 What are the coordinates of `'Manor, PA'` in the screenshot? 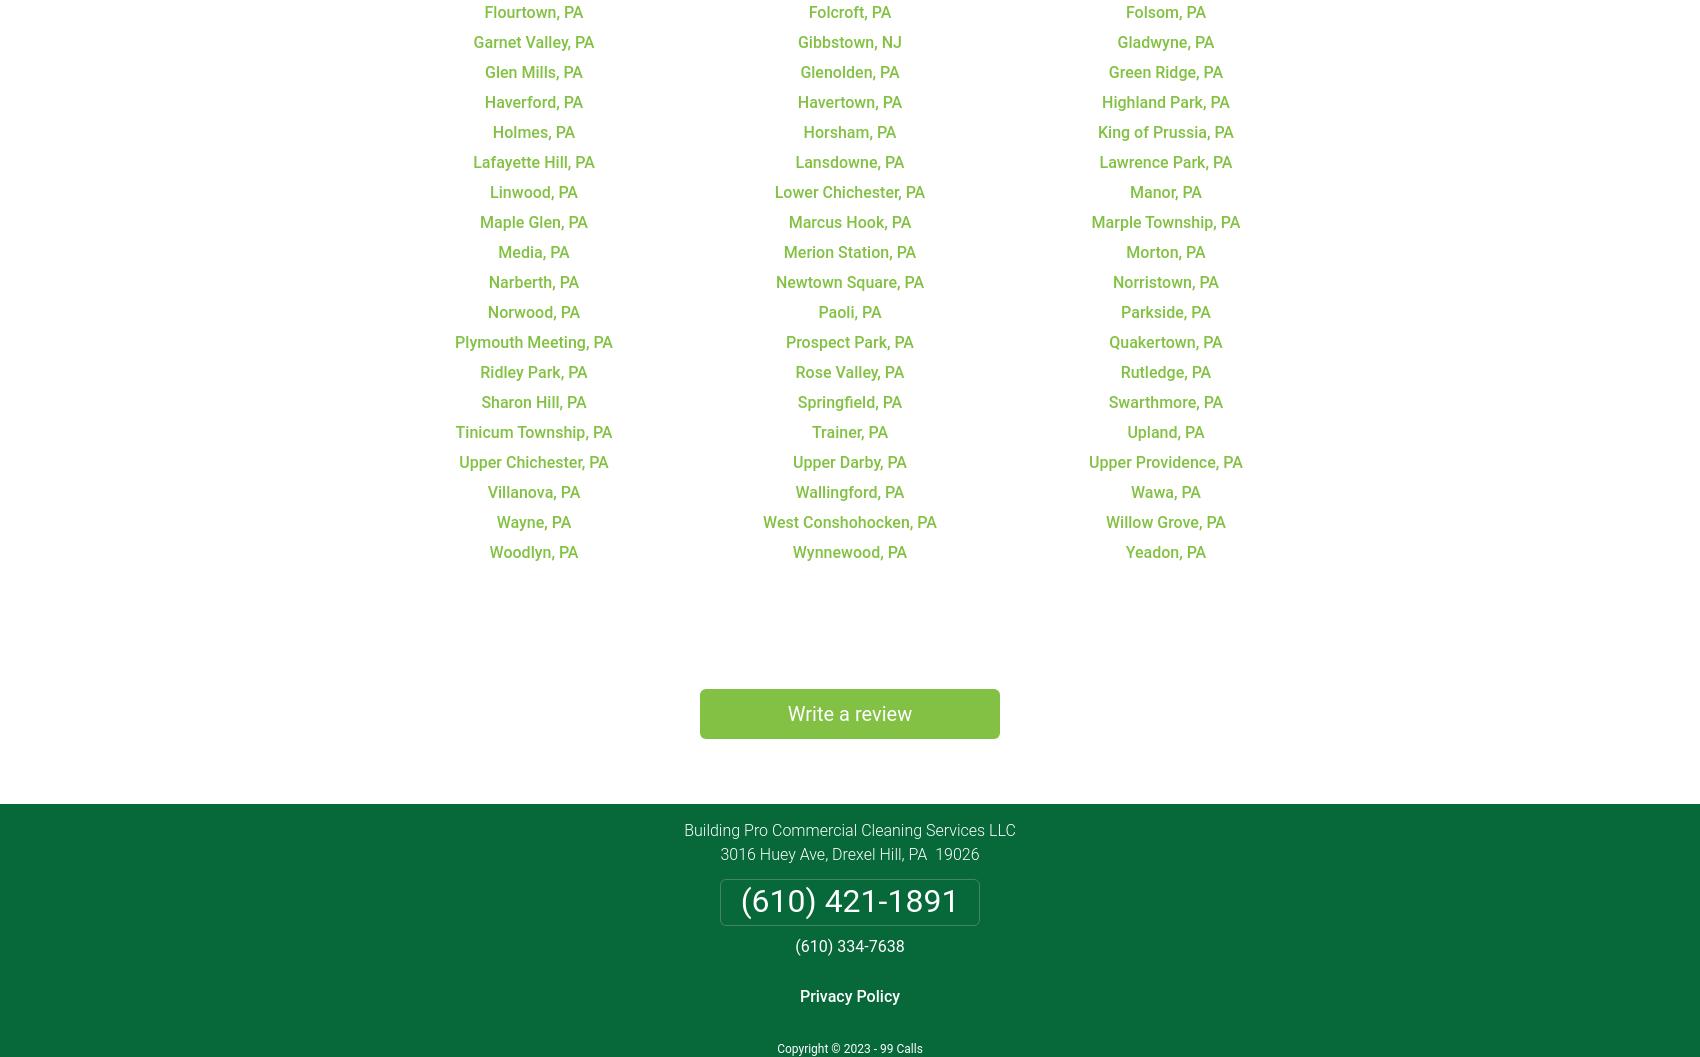 It's located at (1165, 191).